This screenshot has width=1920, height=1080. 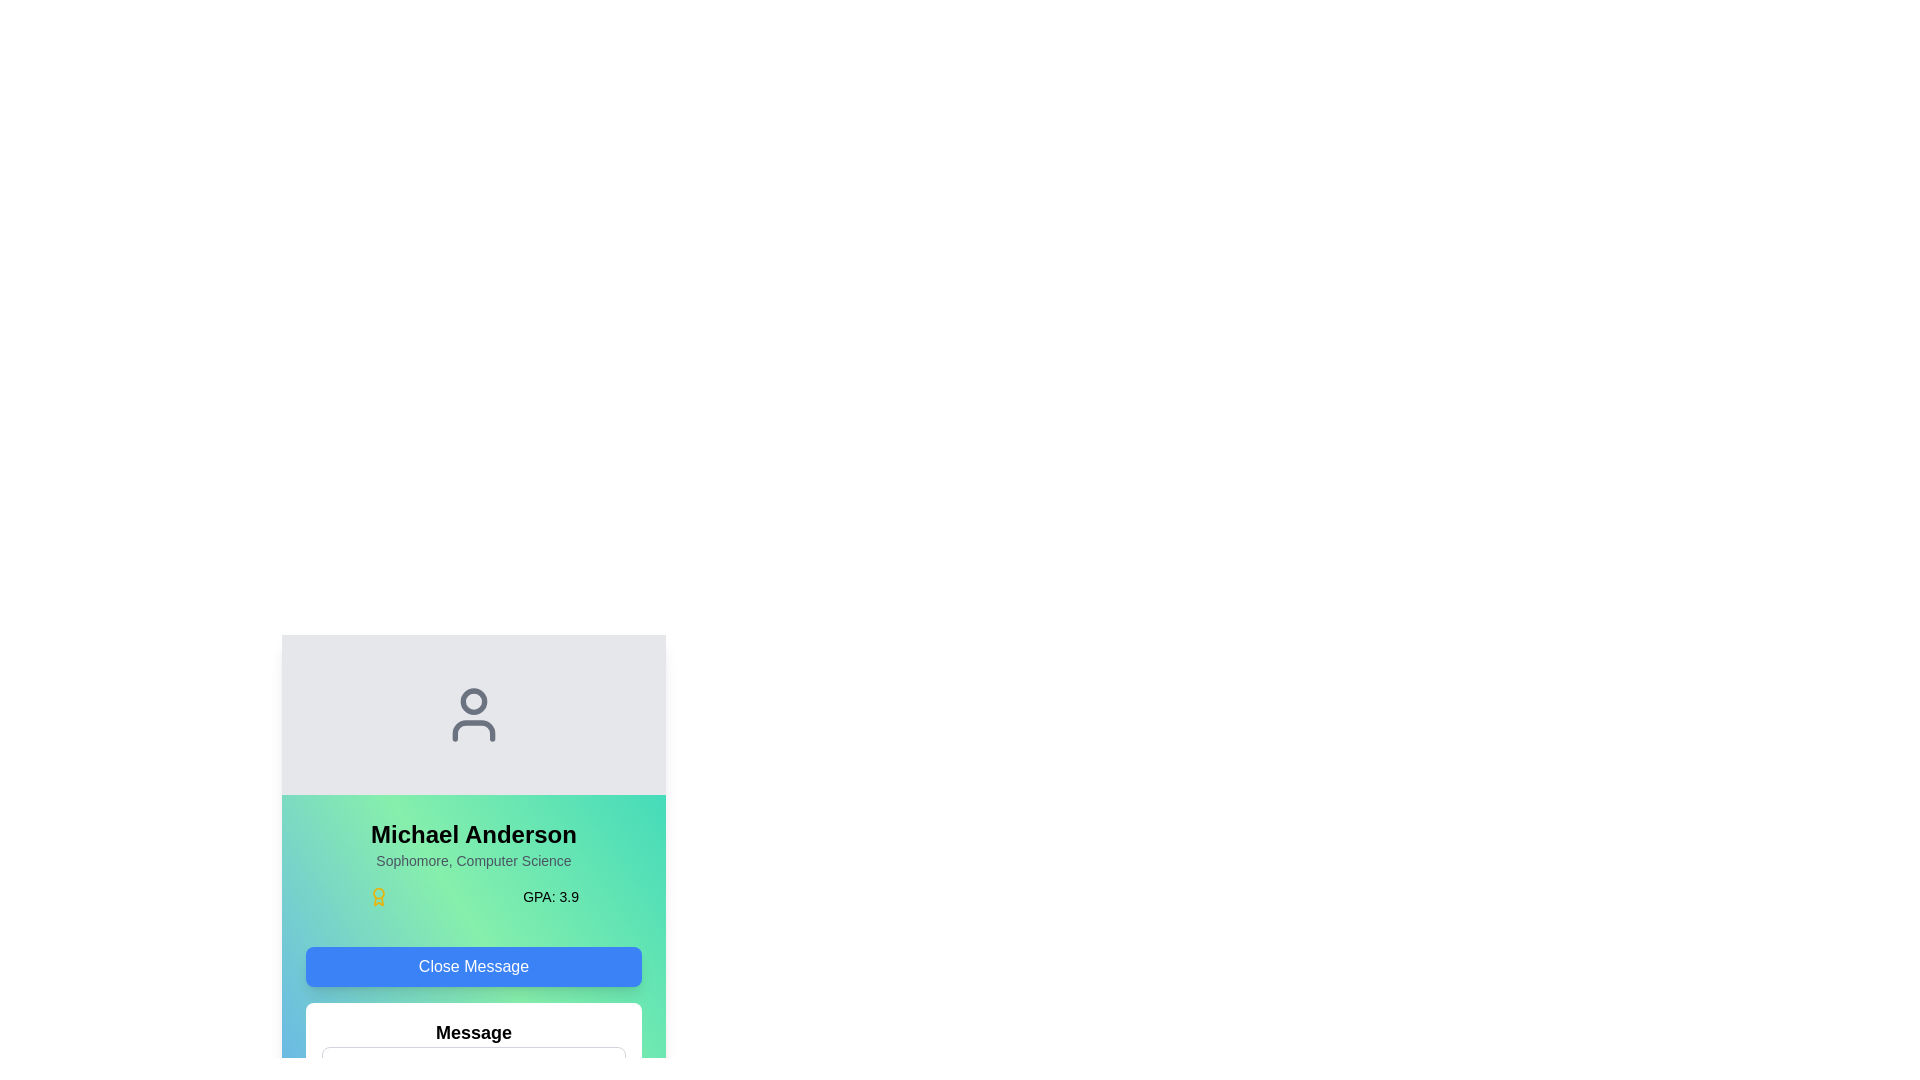 What do you see at coordinates (473, 713) in the screenshot?
I see `the profile icon that serves as a visual representation of a user's account, centrally positioned at the top of a card-like layout` at bounding box center [473, 713].